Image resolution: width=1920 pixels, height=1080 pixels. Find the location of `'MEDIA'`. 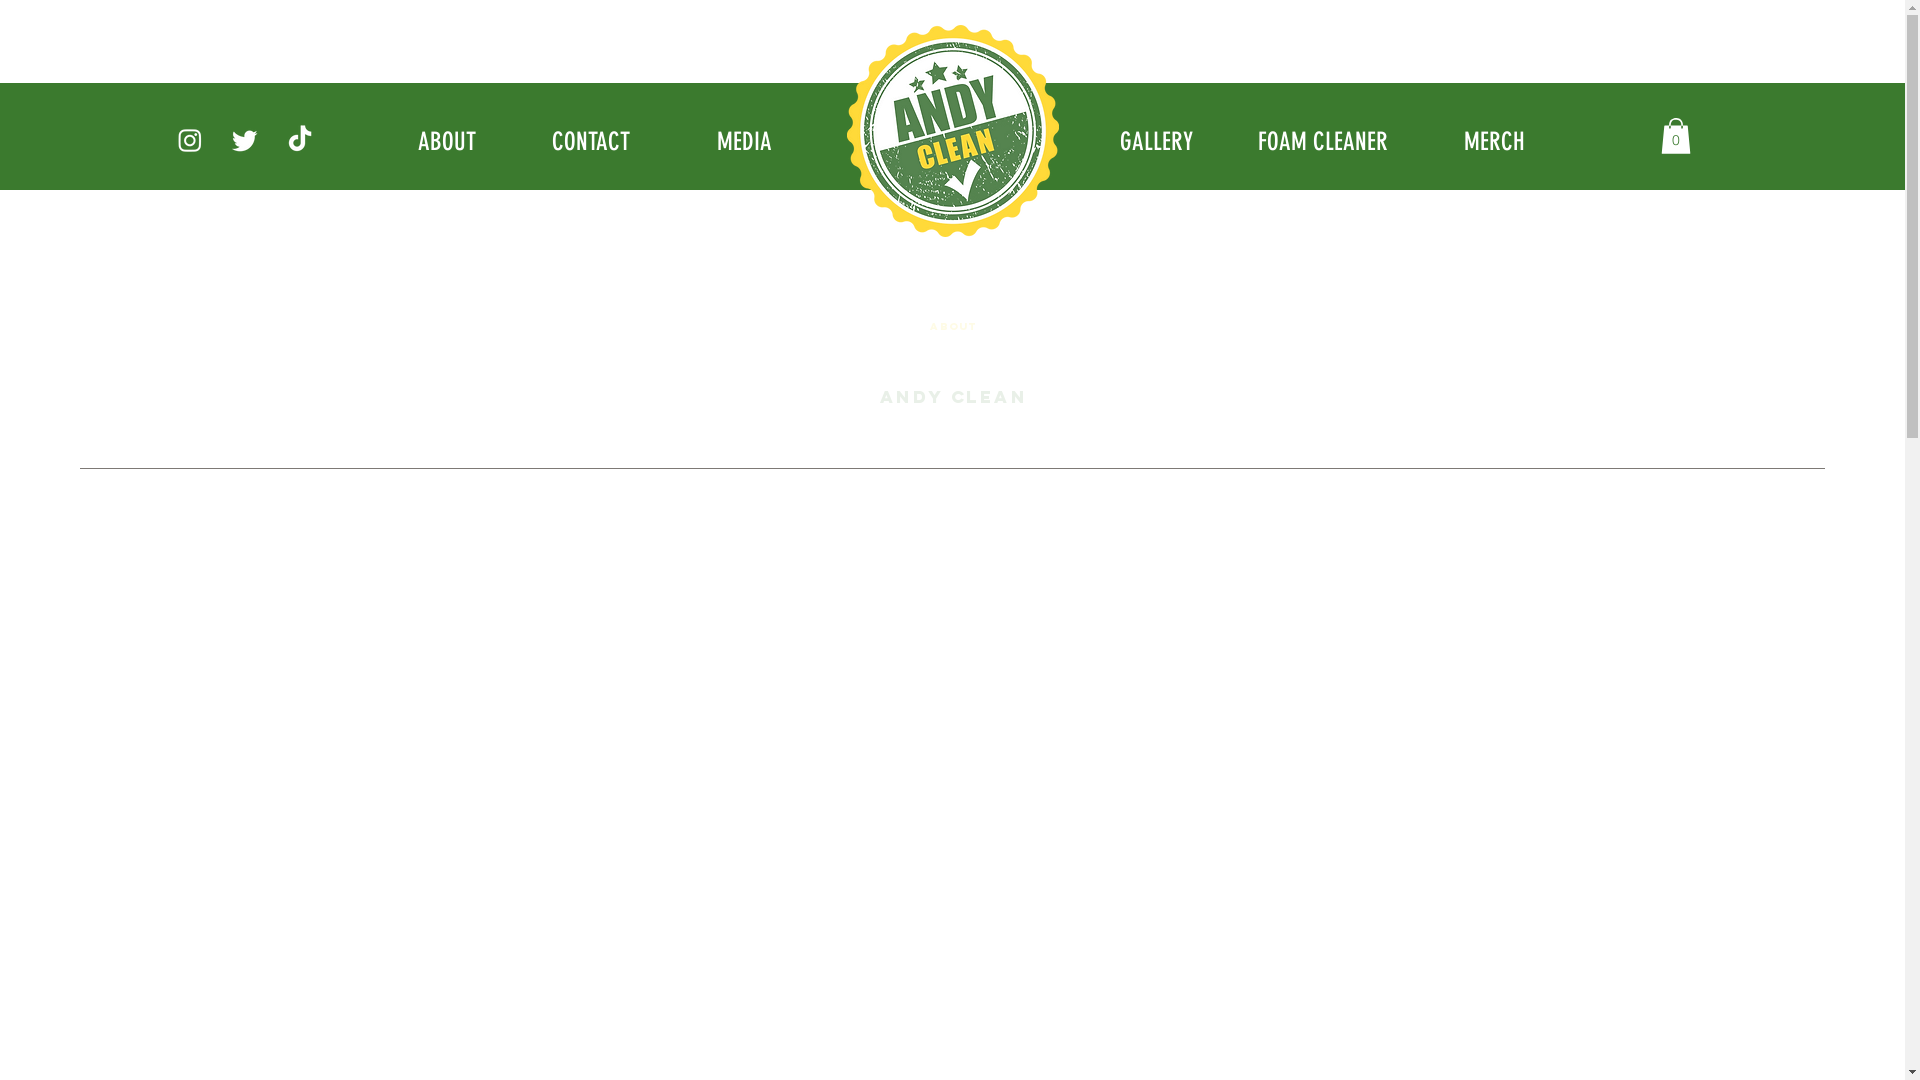

'MEDIA' is located at coordinates (744, 140).